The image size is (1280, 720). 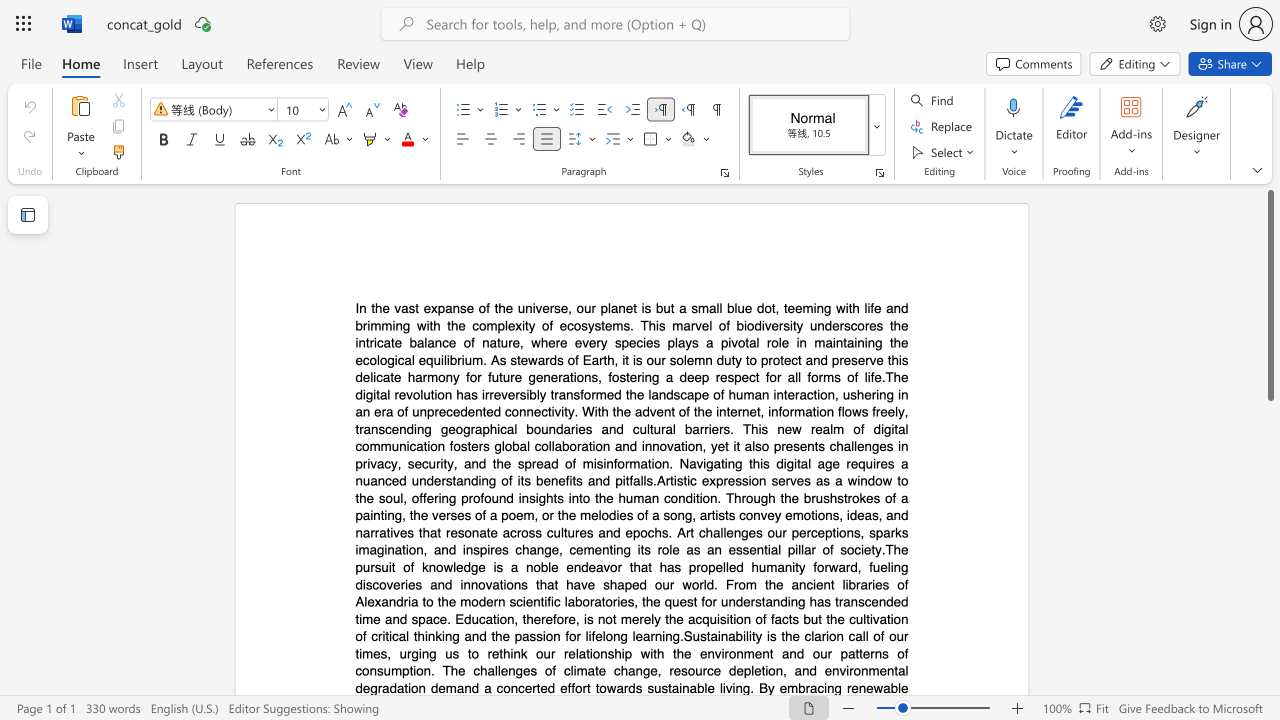 I want to click on the scrollbar on the right to shift the page lower, so click(x=1269, y=670).